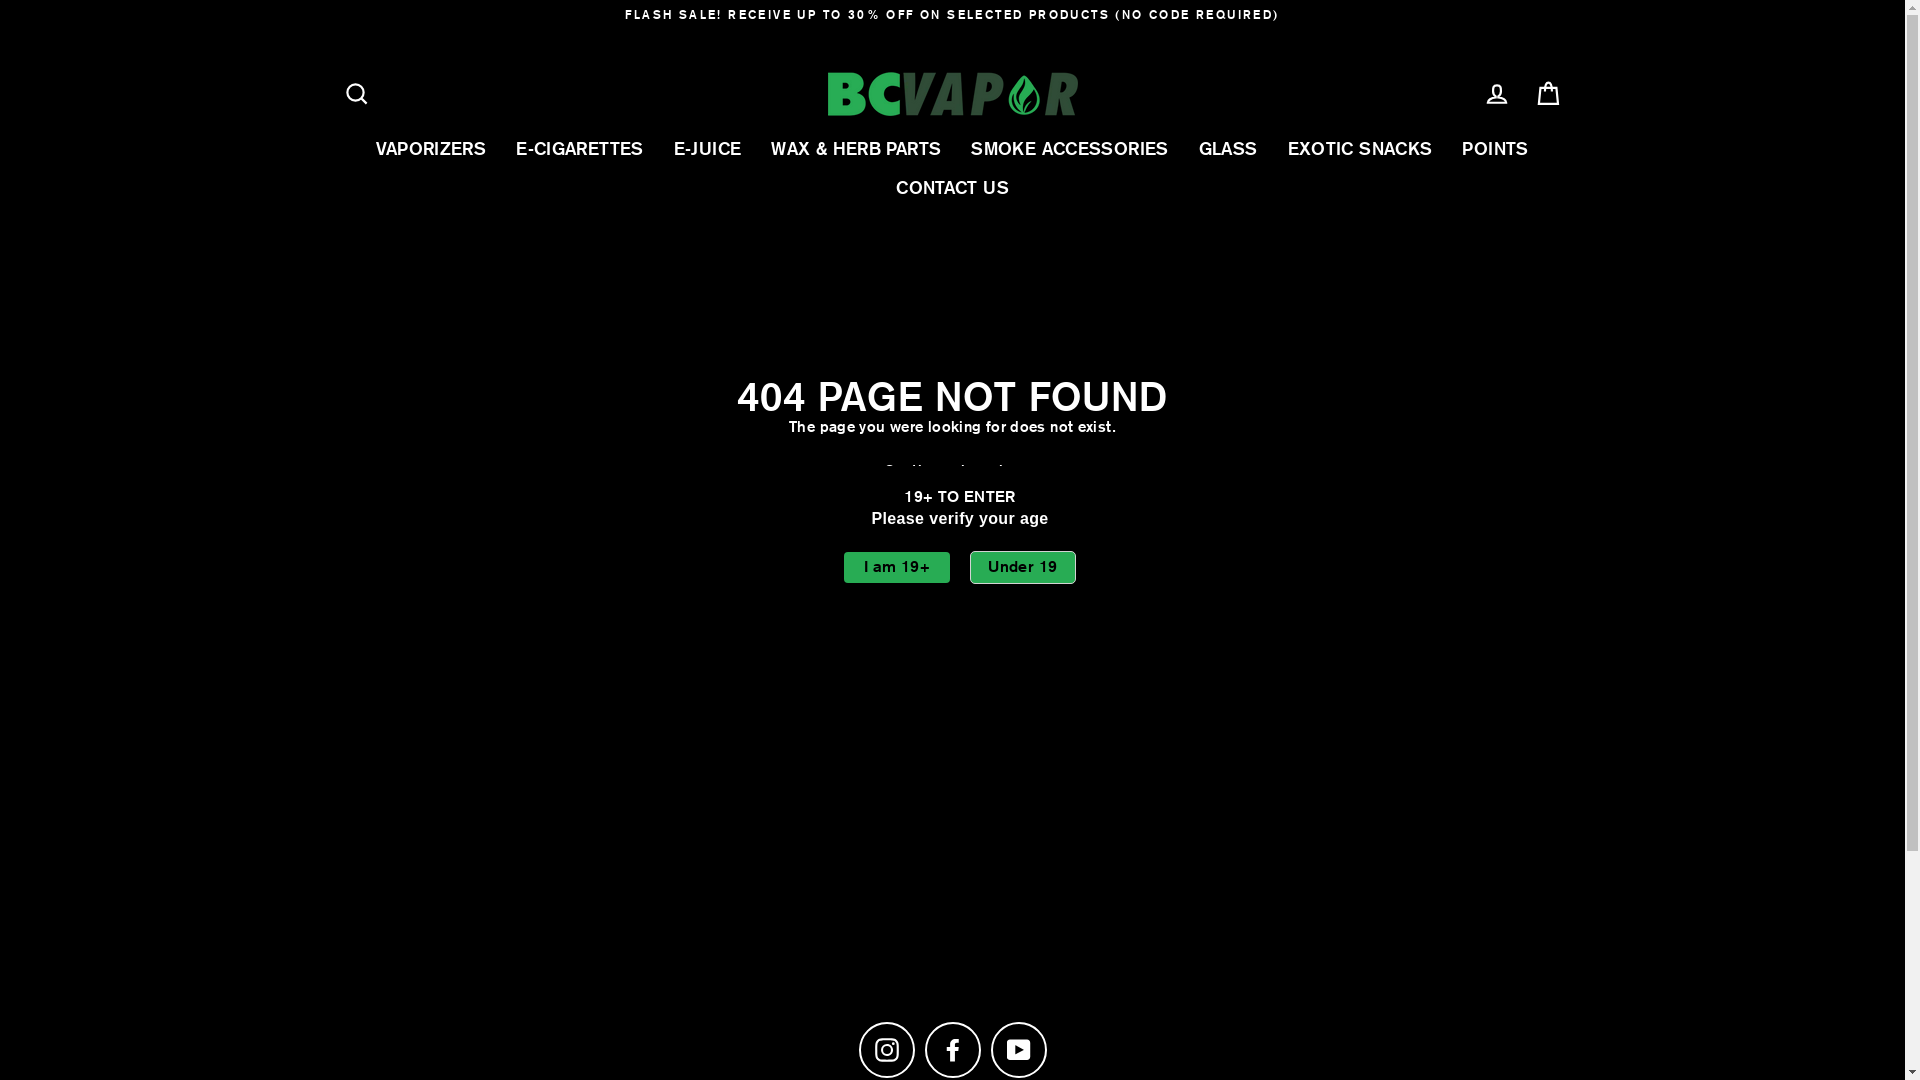 The image size is (1920, 1080). I want to click on 'E-JUICE', so click(708, 147).